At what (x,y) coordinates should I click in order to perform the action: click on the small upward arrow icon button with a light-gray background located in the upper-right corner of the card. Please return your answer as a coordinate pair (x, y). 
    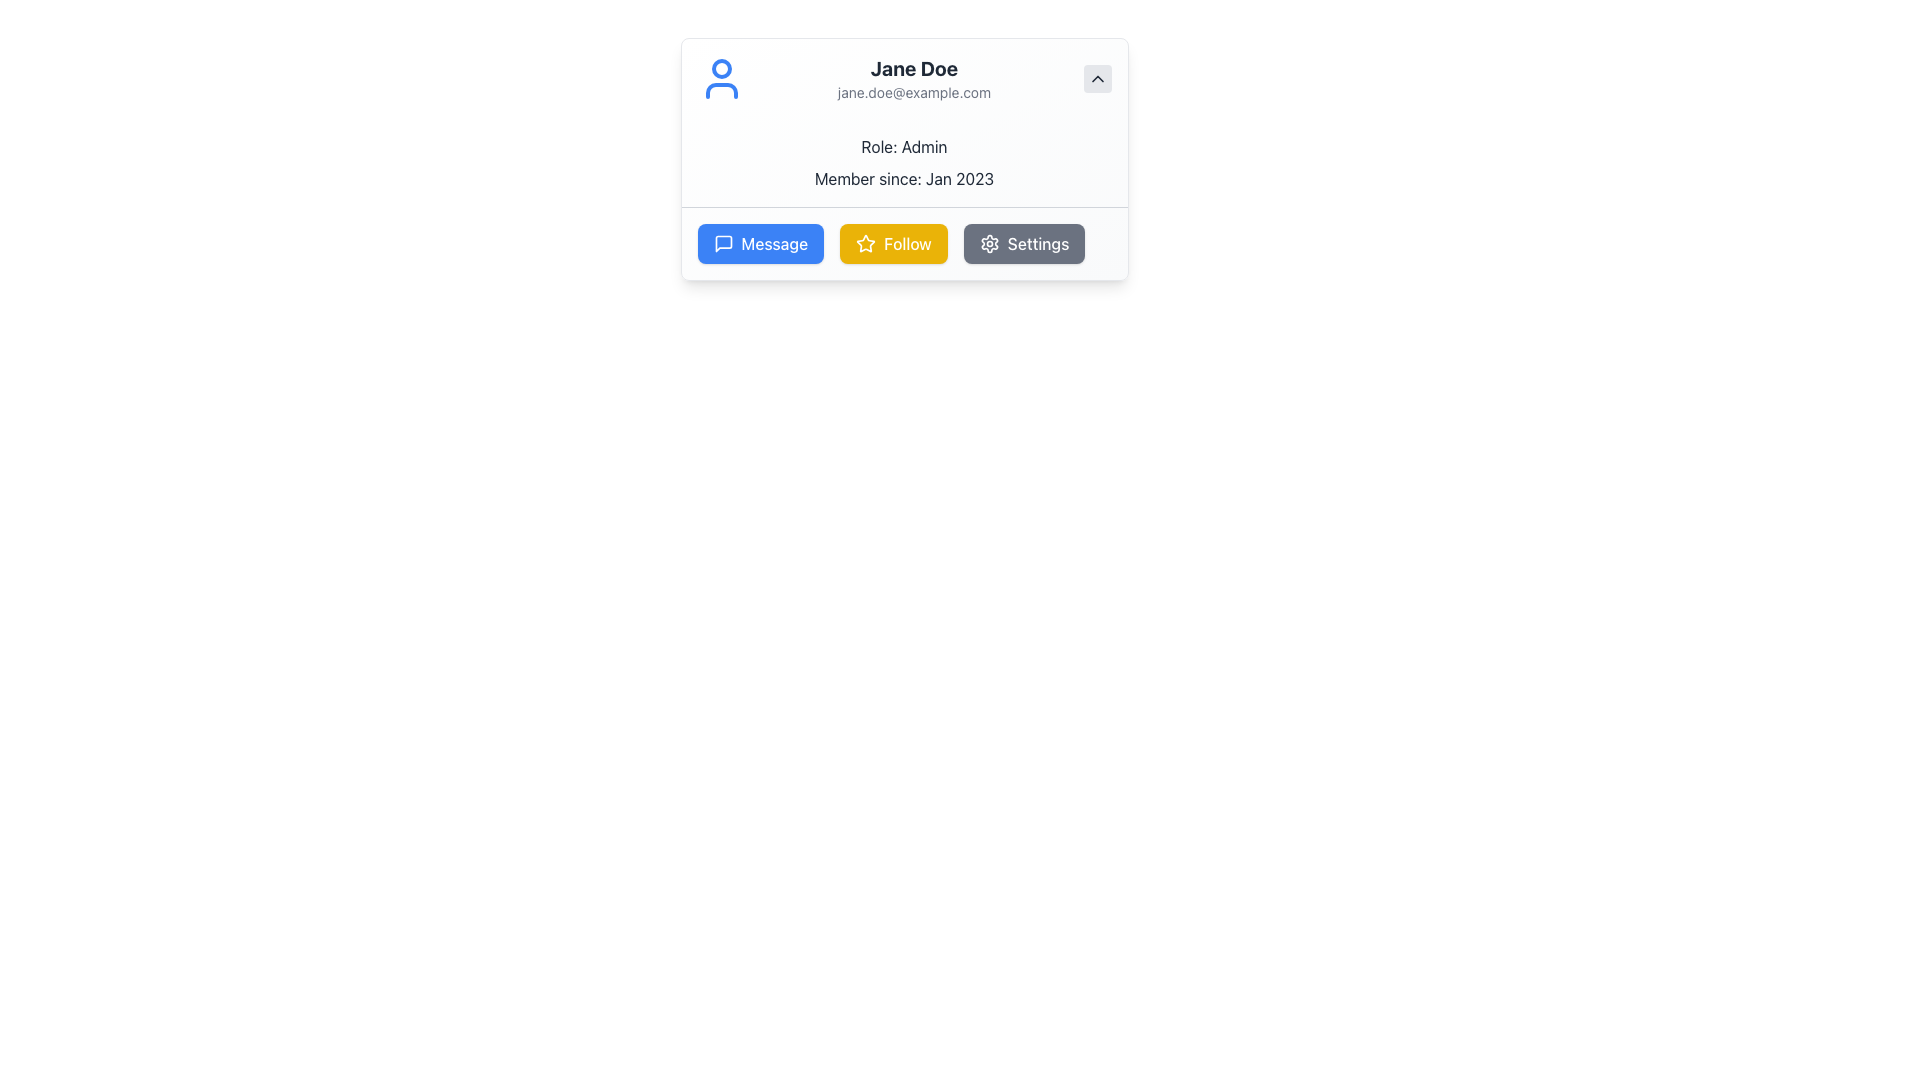
    Looking at the image, I should click on (1096, 77).